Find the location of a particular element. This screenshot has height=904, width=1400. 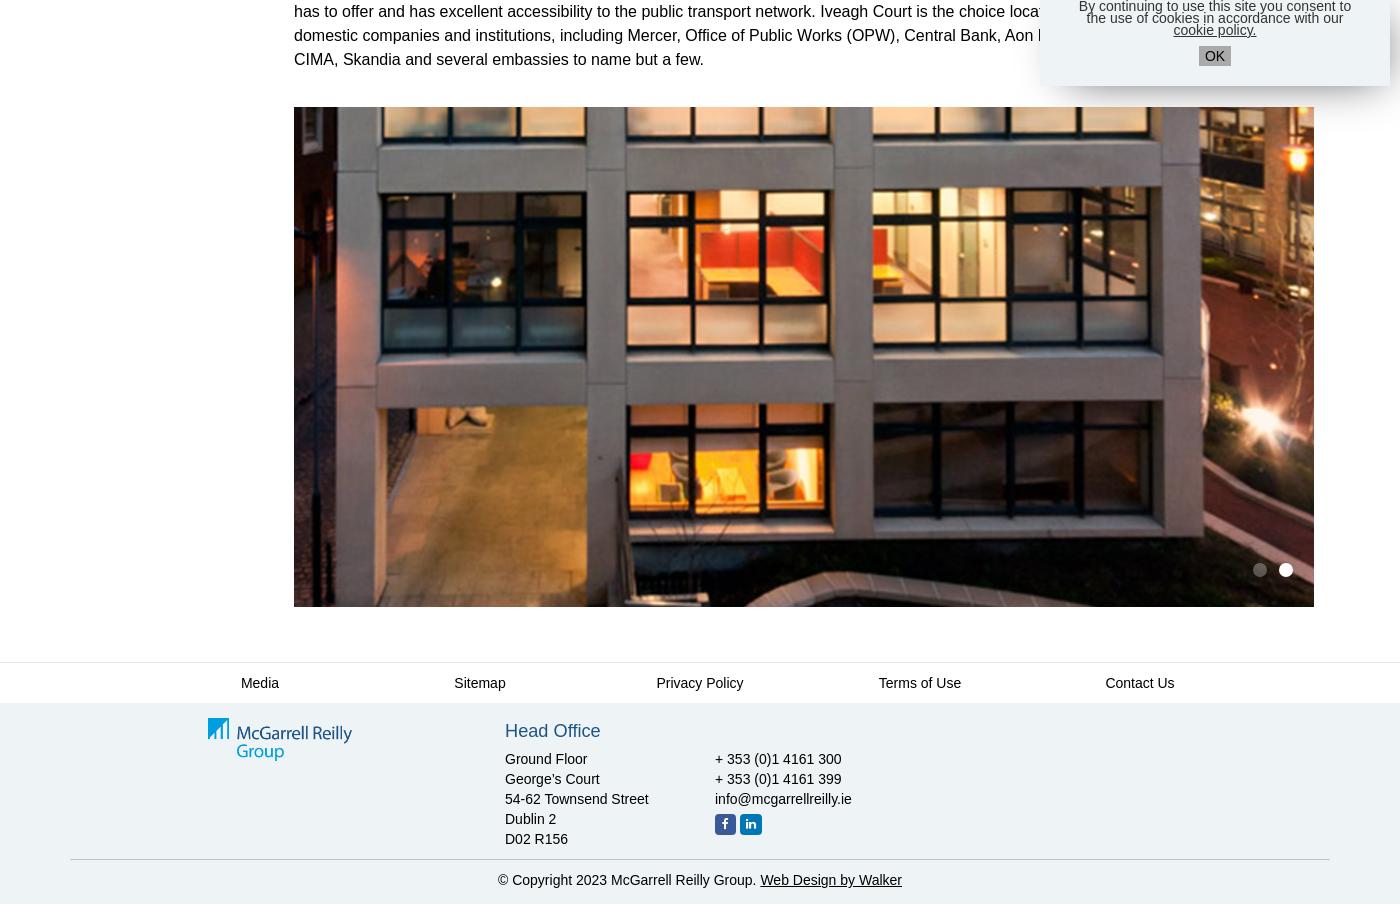

'D02 R156' is located at coordinates (536, 838).